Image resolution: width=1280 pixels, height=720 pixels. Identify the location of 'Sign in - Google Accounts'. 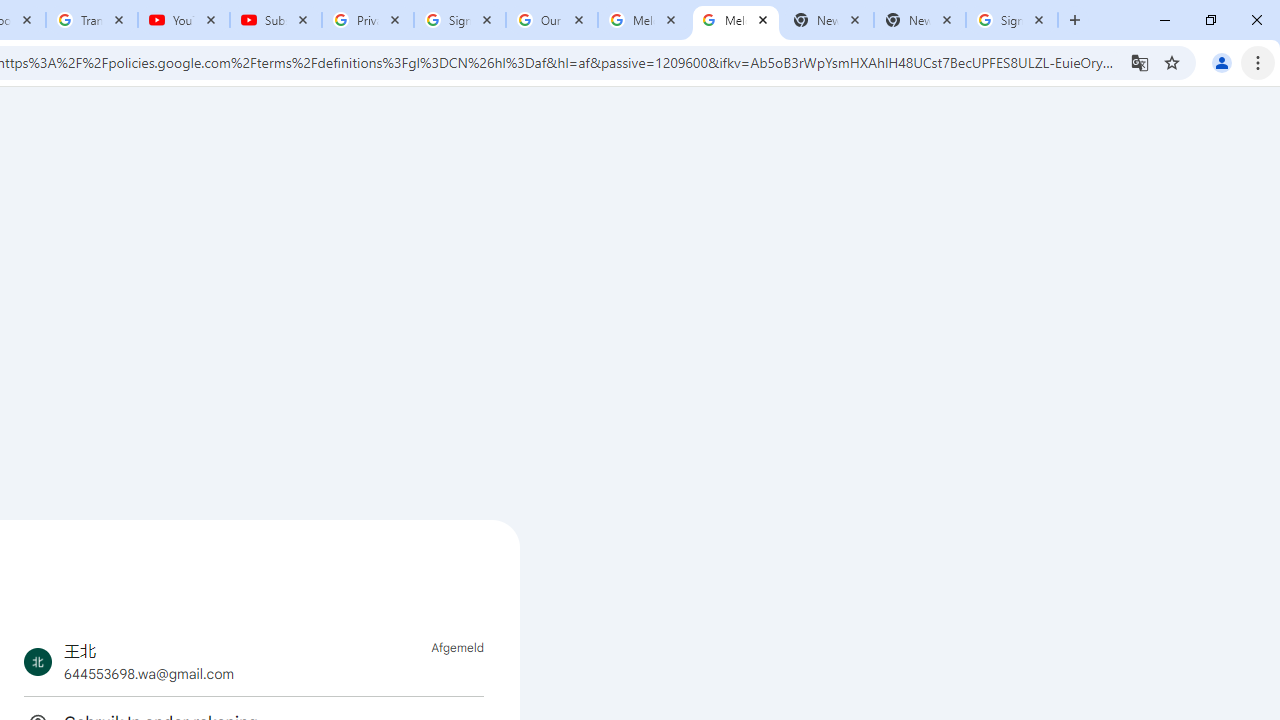
(1012, 20).